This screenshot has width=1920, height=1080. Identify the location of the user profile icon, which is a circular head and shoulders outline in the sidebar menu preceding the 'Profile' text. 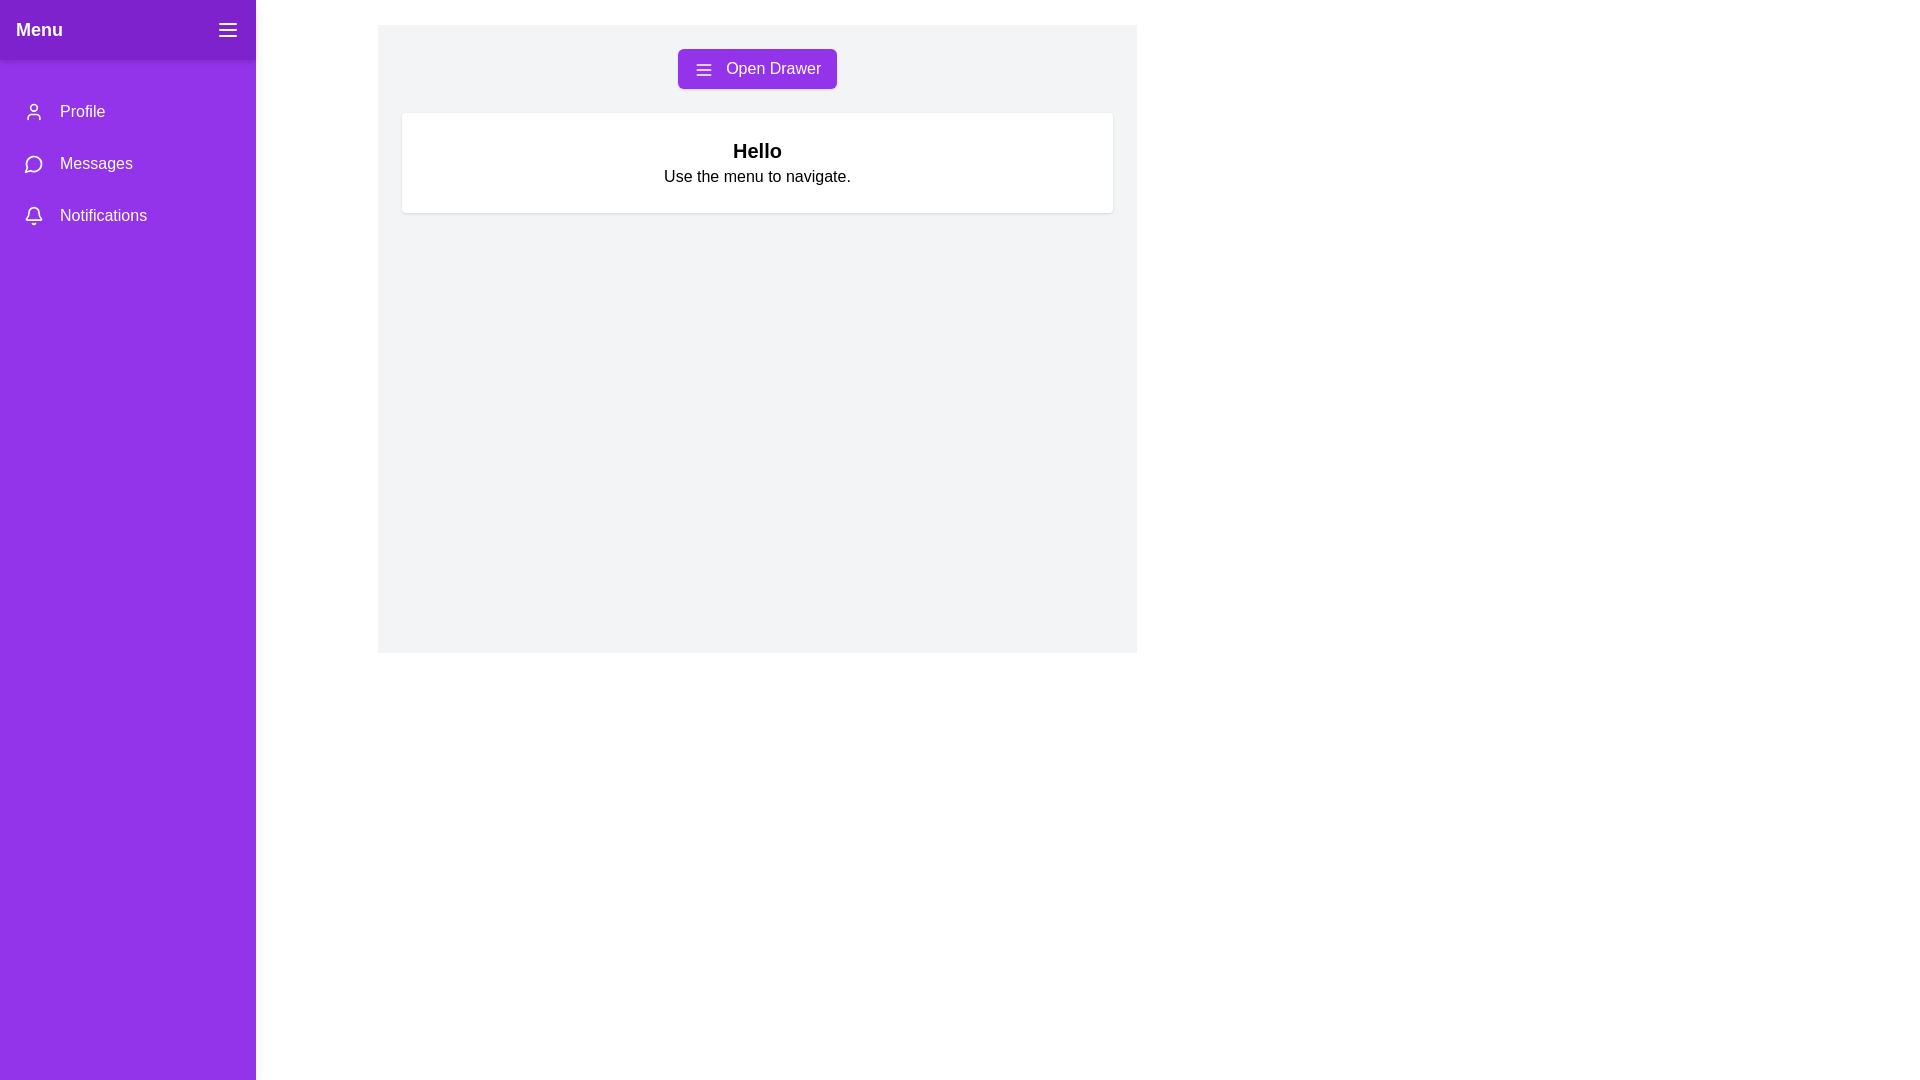
(33, 111).